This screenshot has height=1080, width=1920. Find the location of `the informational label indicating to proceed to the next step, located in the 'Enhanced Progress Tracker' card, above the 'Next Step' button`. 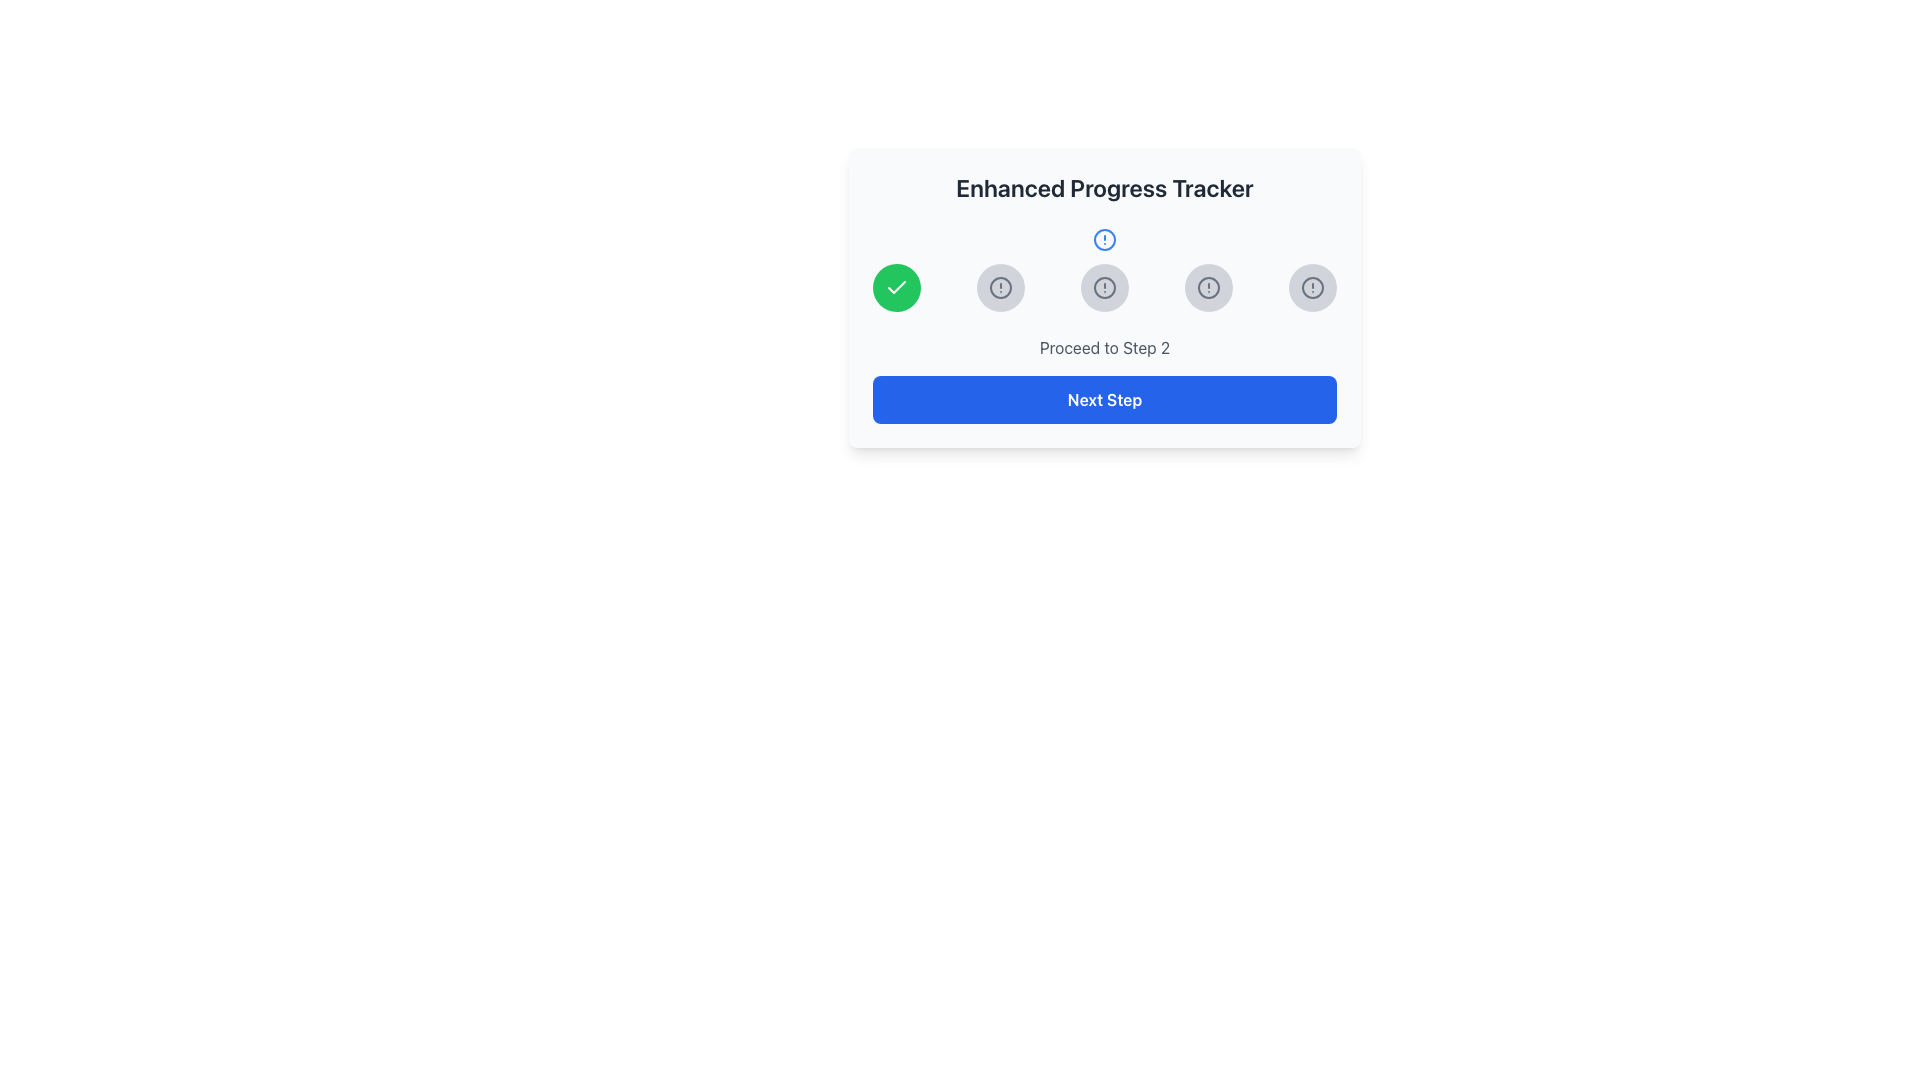

the informational label indicating to proceed to the next step, located in the 'Enhanced Progress Tracker' card, above the 'Next Step' button is located at coordinates (1103, 346).